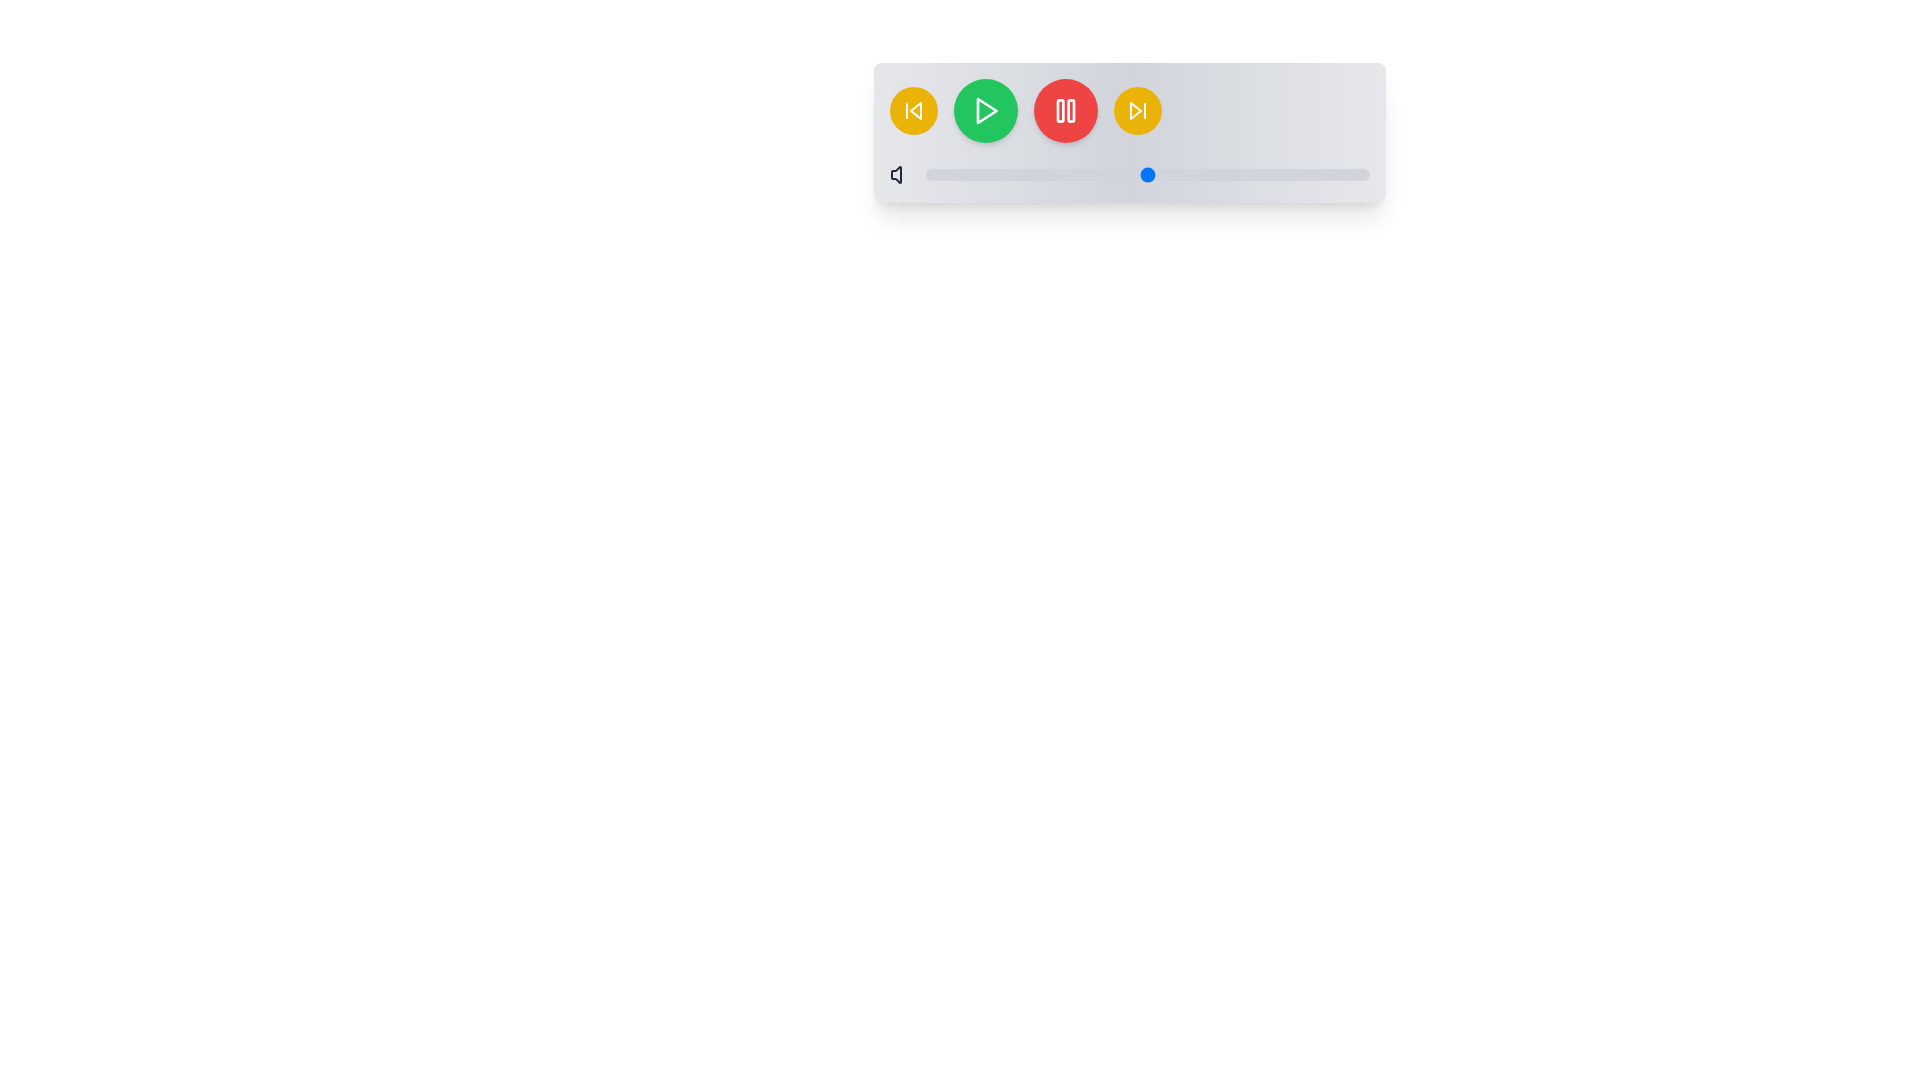 This screenshot has width=1920, height=1080. What do you see at coordinates (1235, 173) in the screenshot?
I see `the slider position` at bounding box center [1235, 173].